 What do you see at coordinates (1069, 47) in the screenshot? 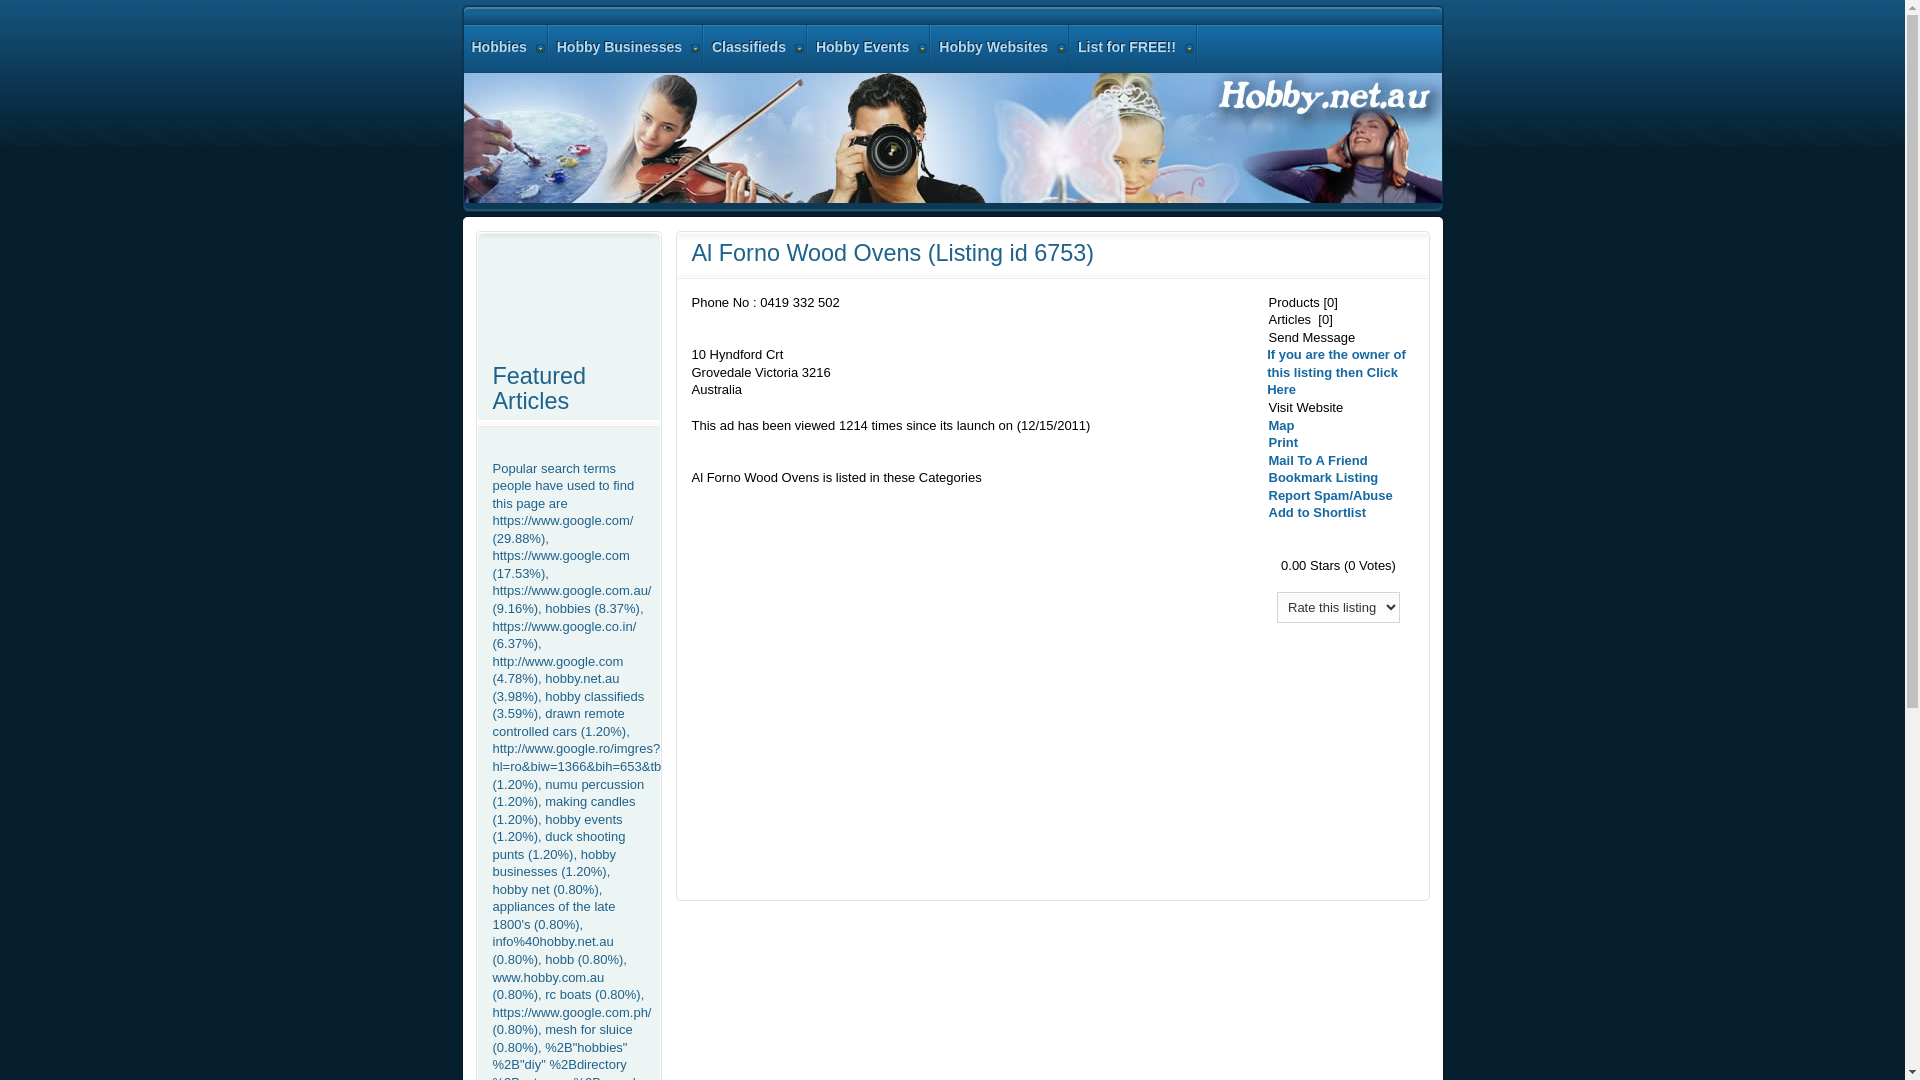
I see `'List for FREE!!'` at bounding box center [1069, 47].